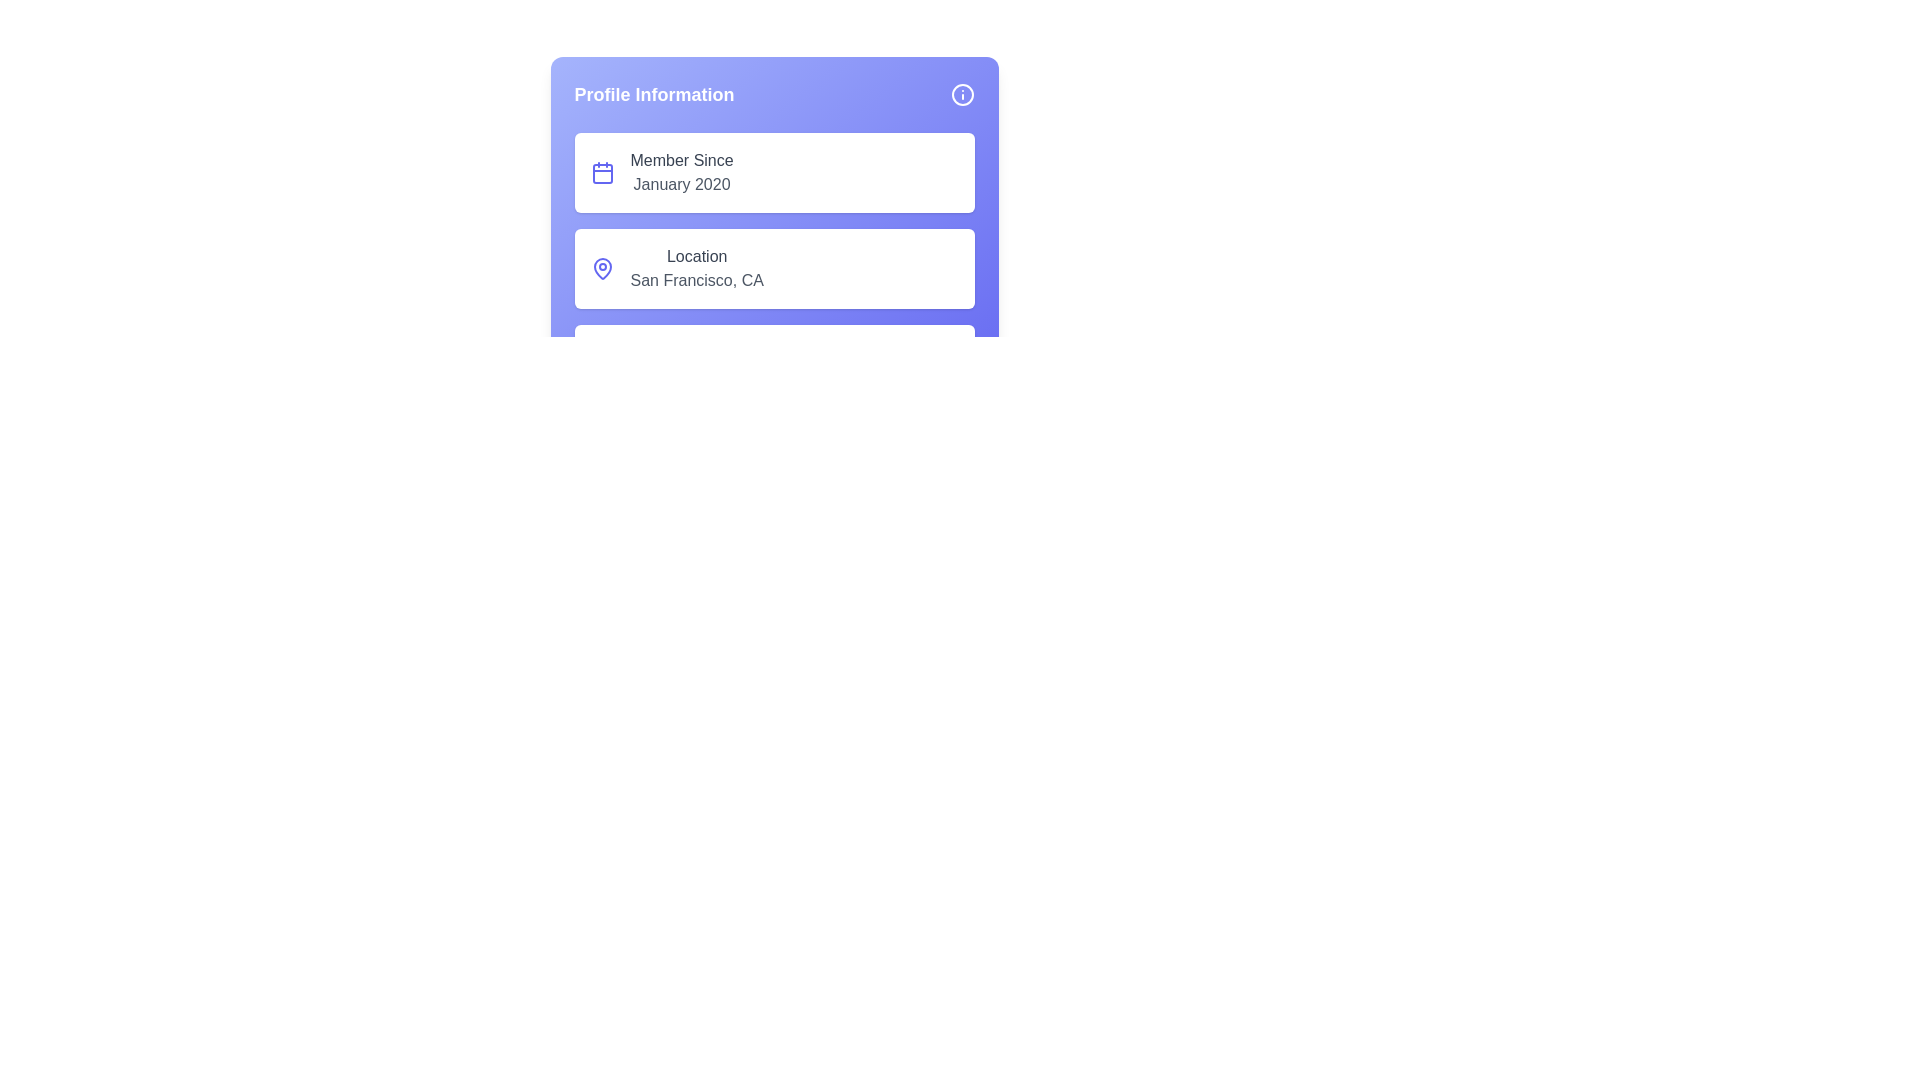 Image resolution: width=1920 pixels, height=1080 pixels. Describe the element at coordinates (601, 268) in the screenshot. I see `the graphical icon representing a location or map pin in the user profile interface, which is located to the left of the 'Location' text` at that location.